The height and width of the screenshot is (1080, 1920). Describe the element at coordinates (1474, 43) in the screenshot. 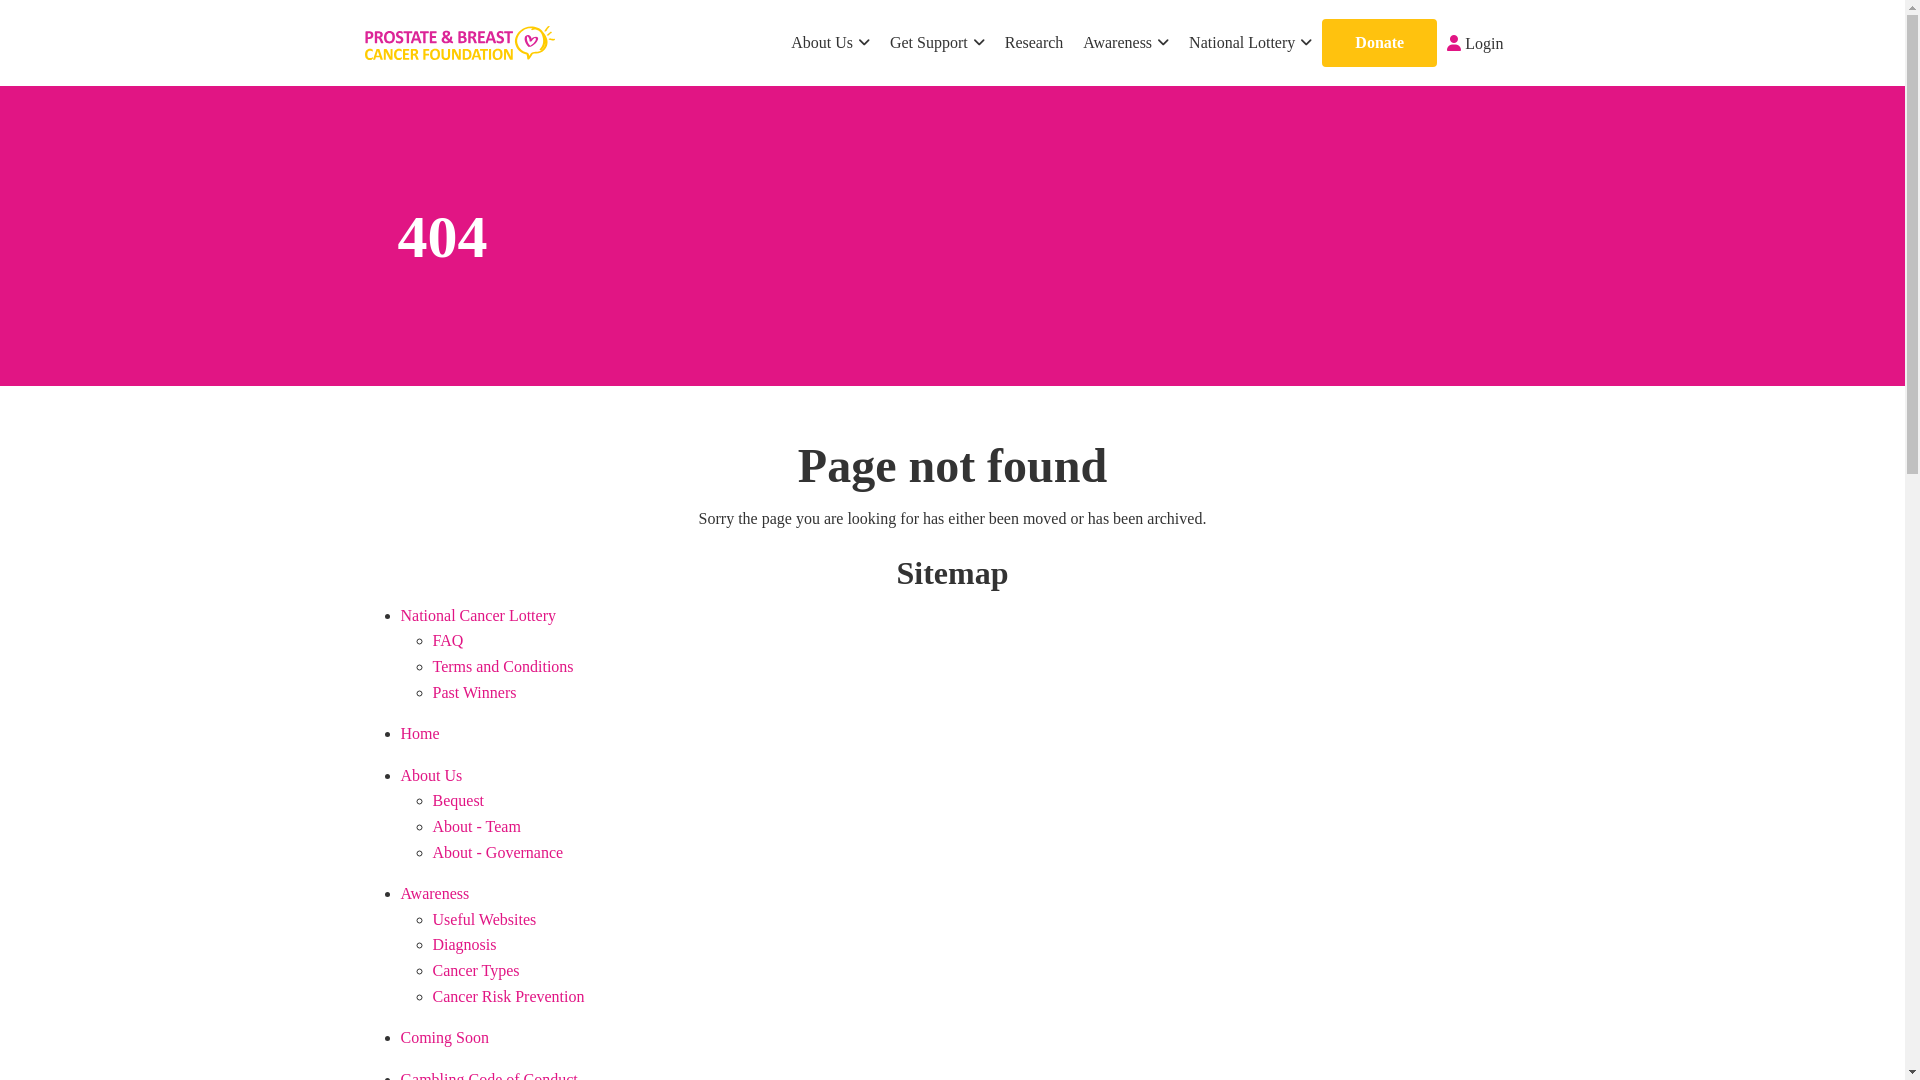

I see `'Login'` at that location.